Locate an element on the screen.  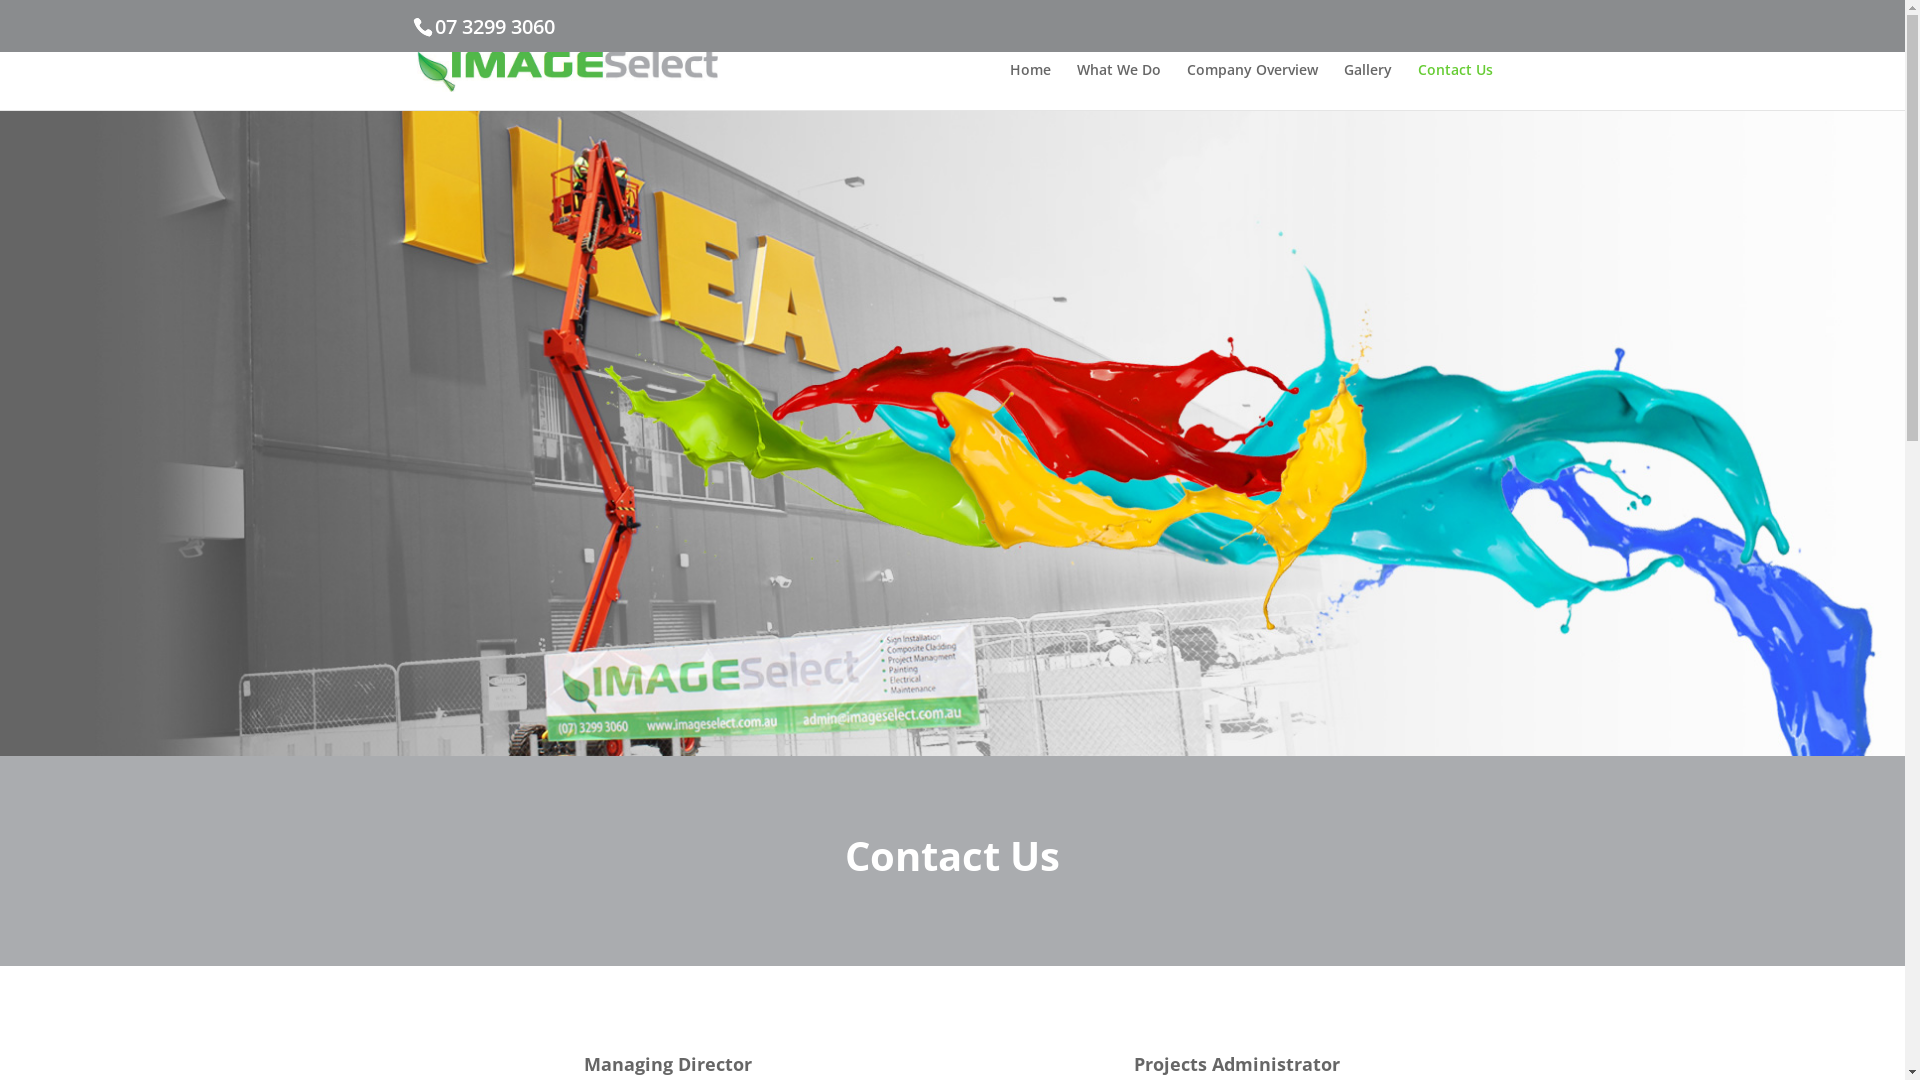
'Gallery' is located at coordinates (1367, 85).